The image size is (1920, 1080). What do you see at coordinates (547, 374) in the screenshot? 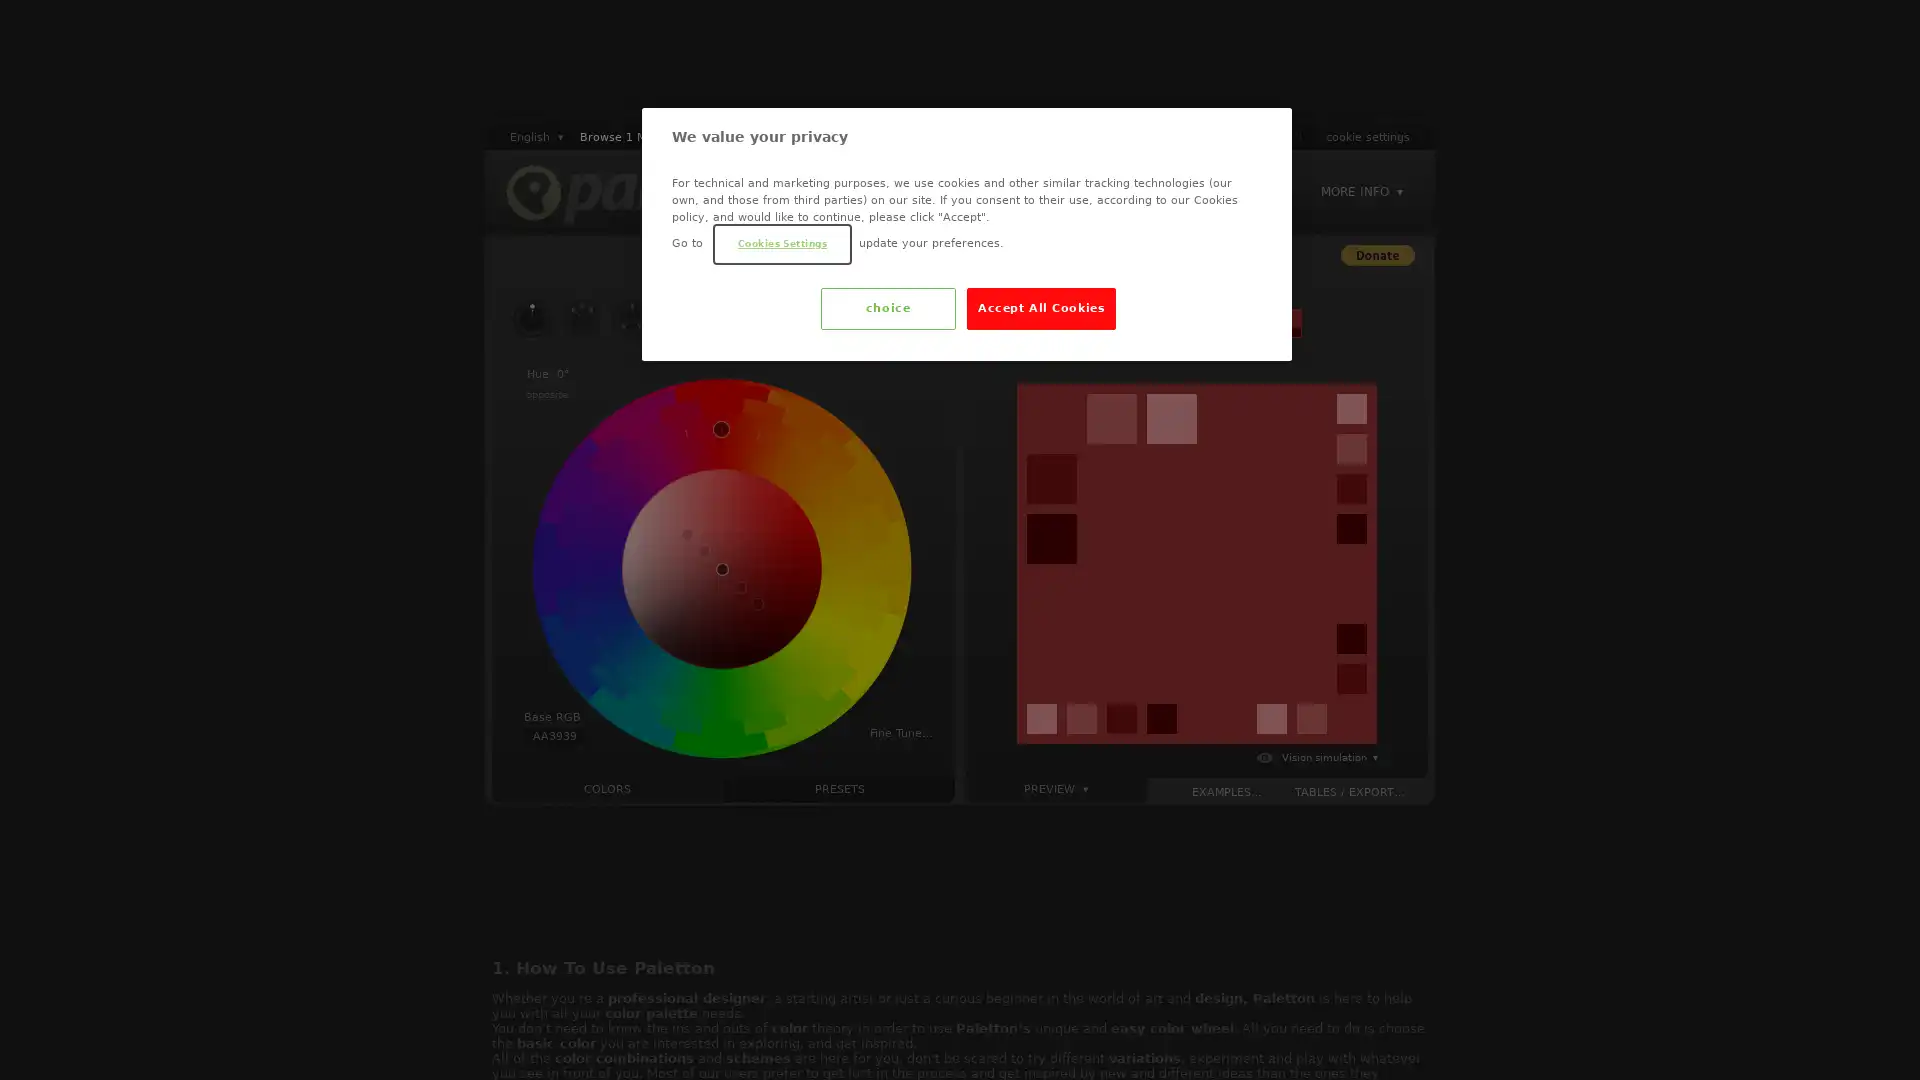
I see `Hue: 0` at bounding box center [547, 374].